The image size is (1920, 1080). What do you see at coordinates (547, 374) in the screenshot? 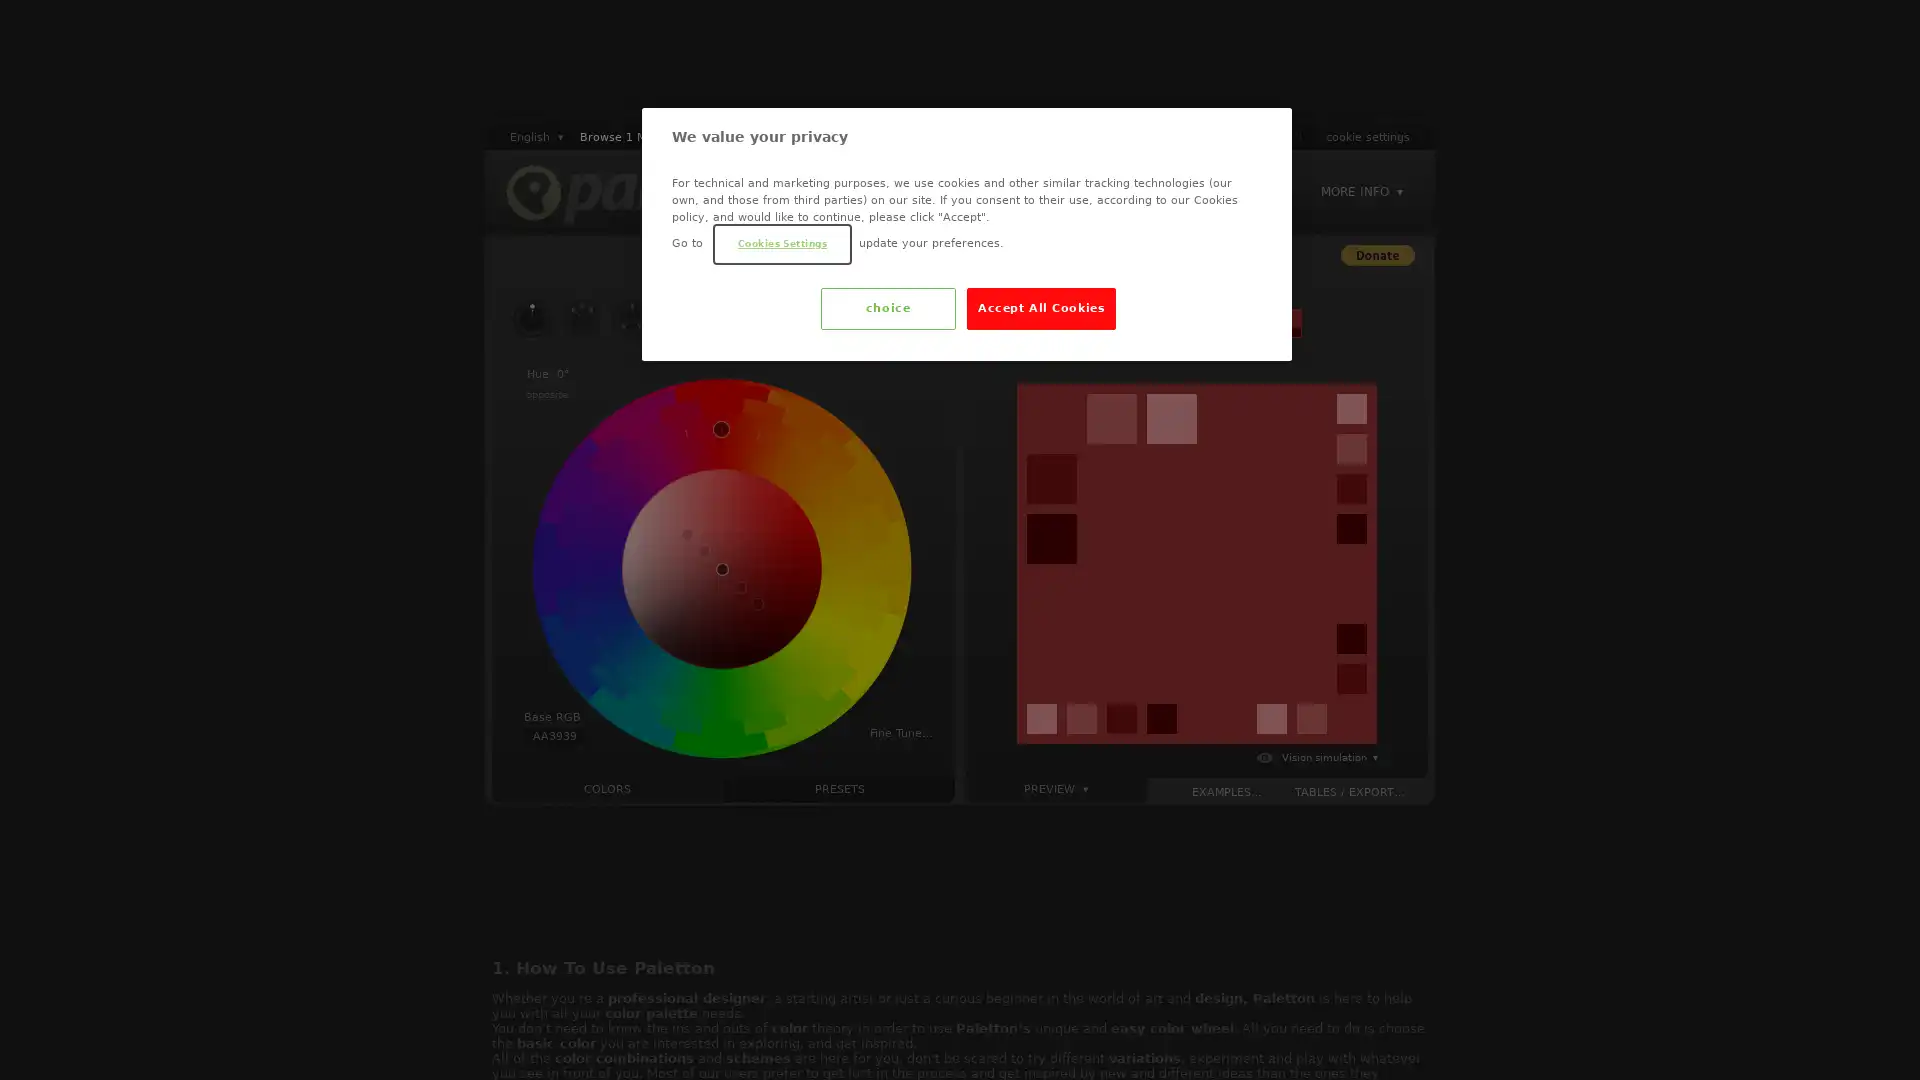
I see `Hue: 0` at bounding box center [547, 374].